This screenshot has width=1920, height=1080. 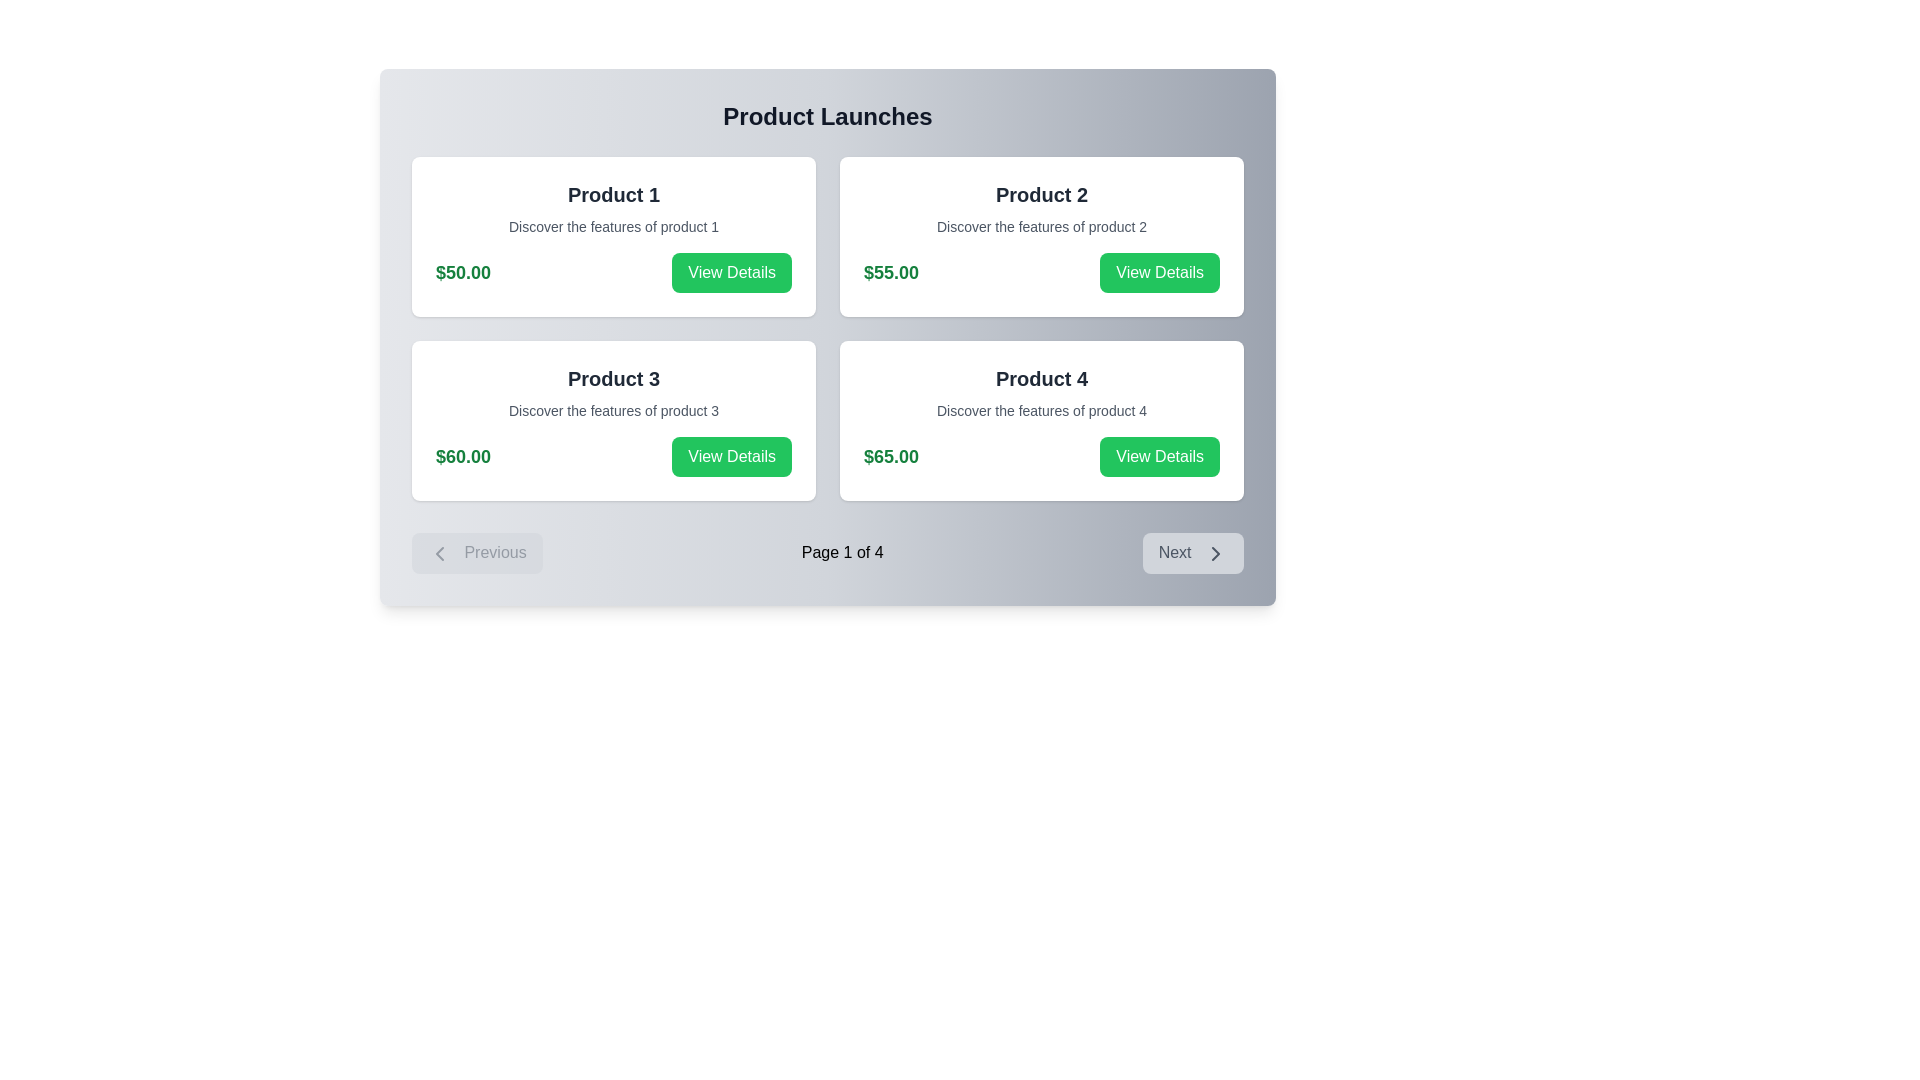 What do you see at coordinates (439, 552) in the screenshot?
I see `the 'Previous' button, which contains a left-pointing chevron icon` at bounding box center [439, 552].